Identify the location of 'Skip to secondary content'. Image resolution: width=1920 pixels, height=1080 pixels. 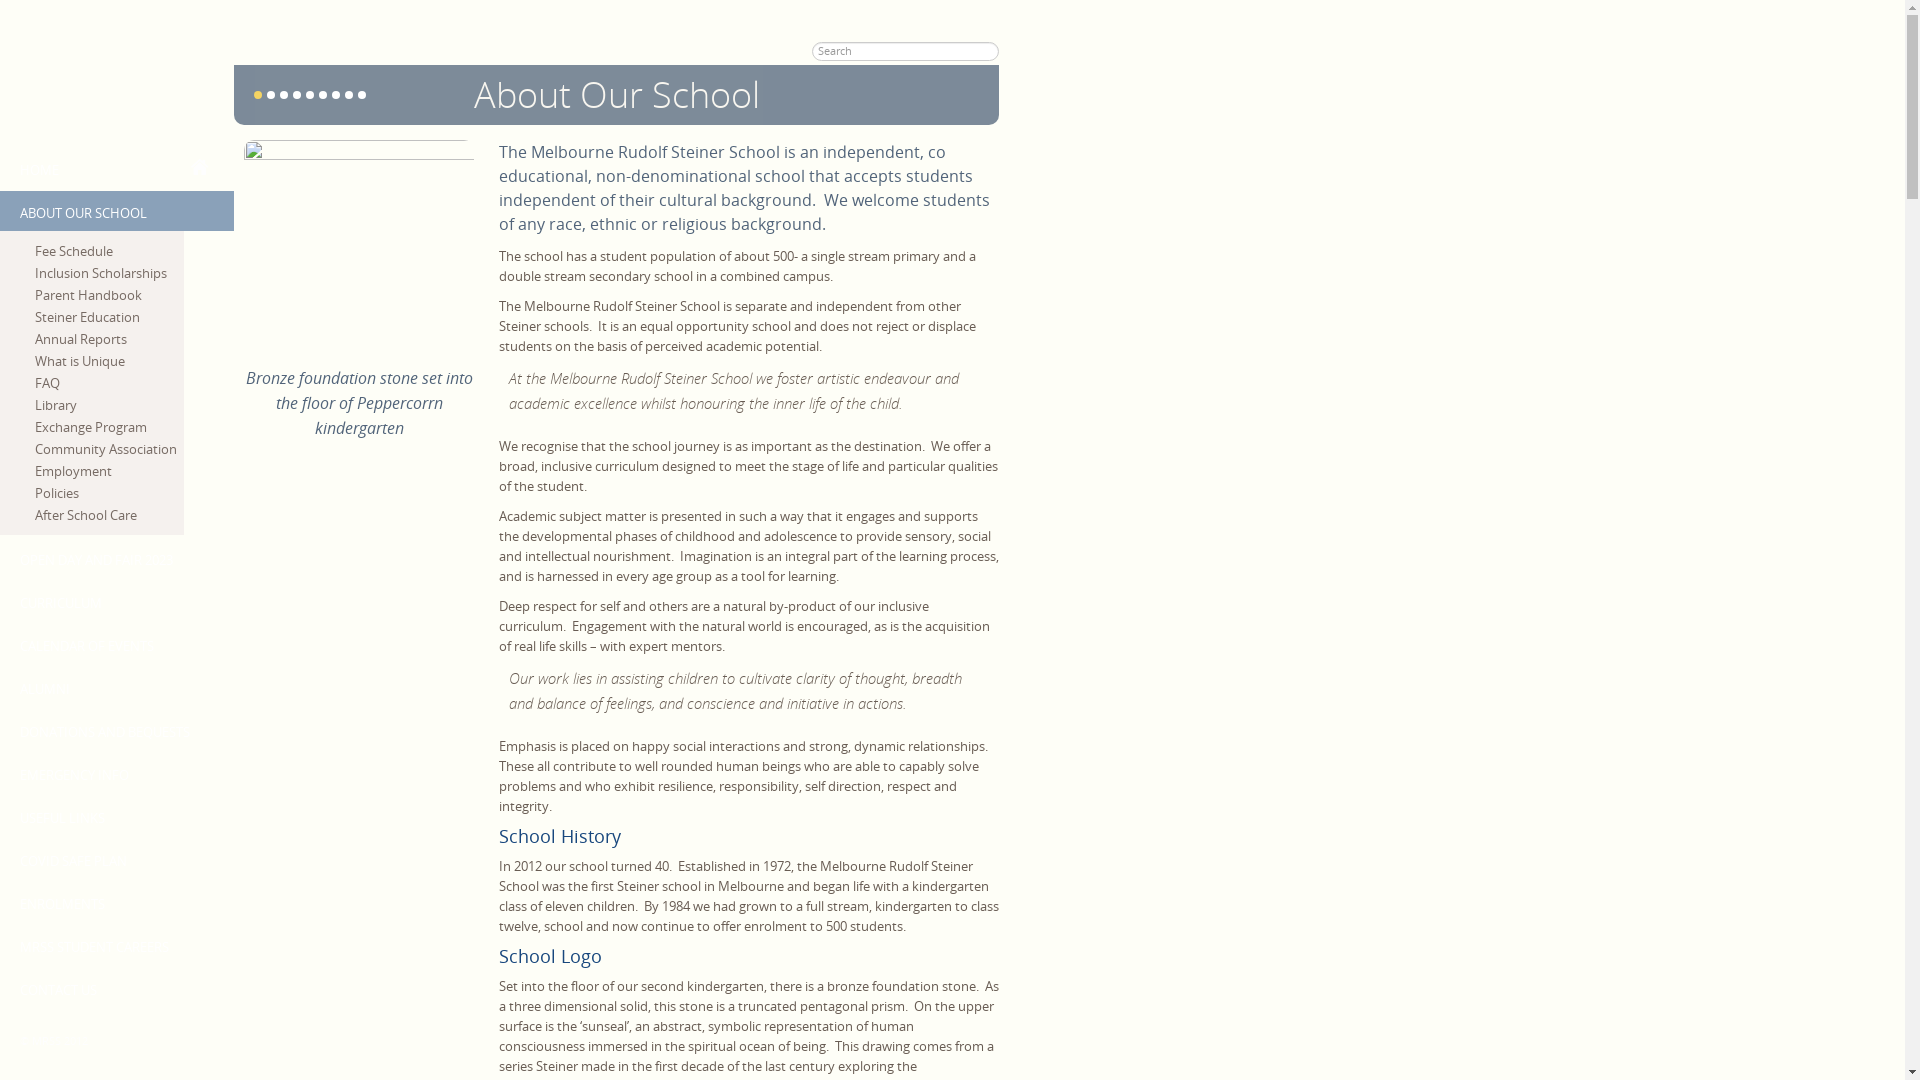
(0, 10).